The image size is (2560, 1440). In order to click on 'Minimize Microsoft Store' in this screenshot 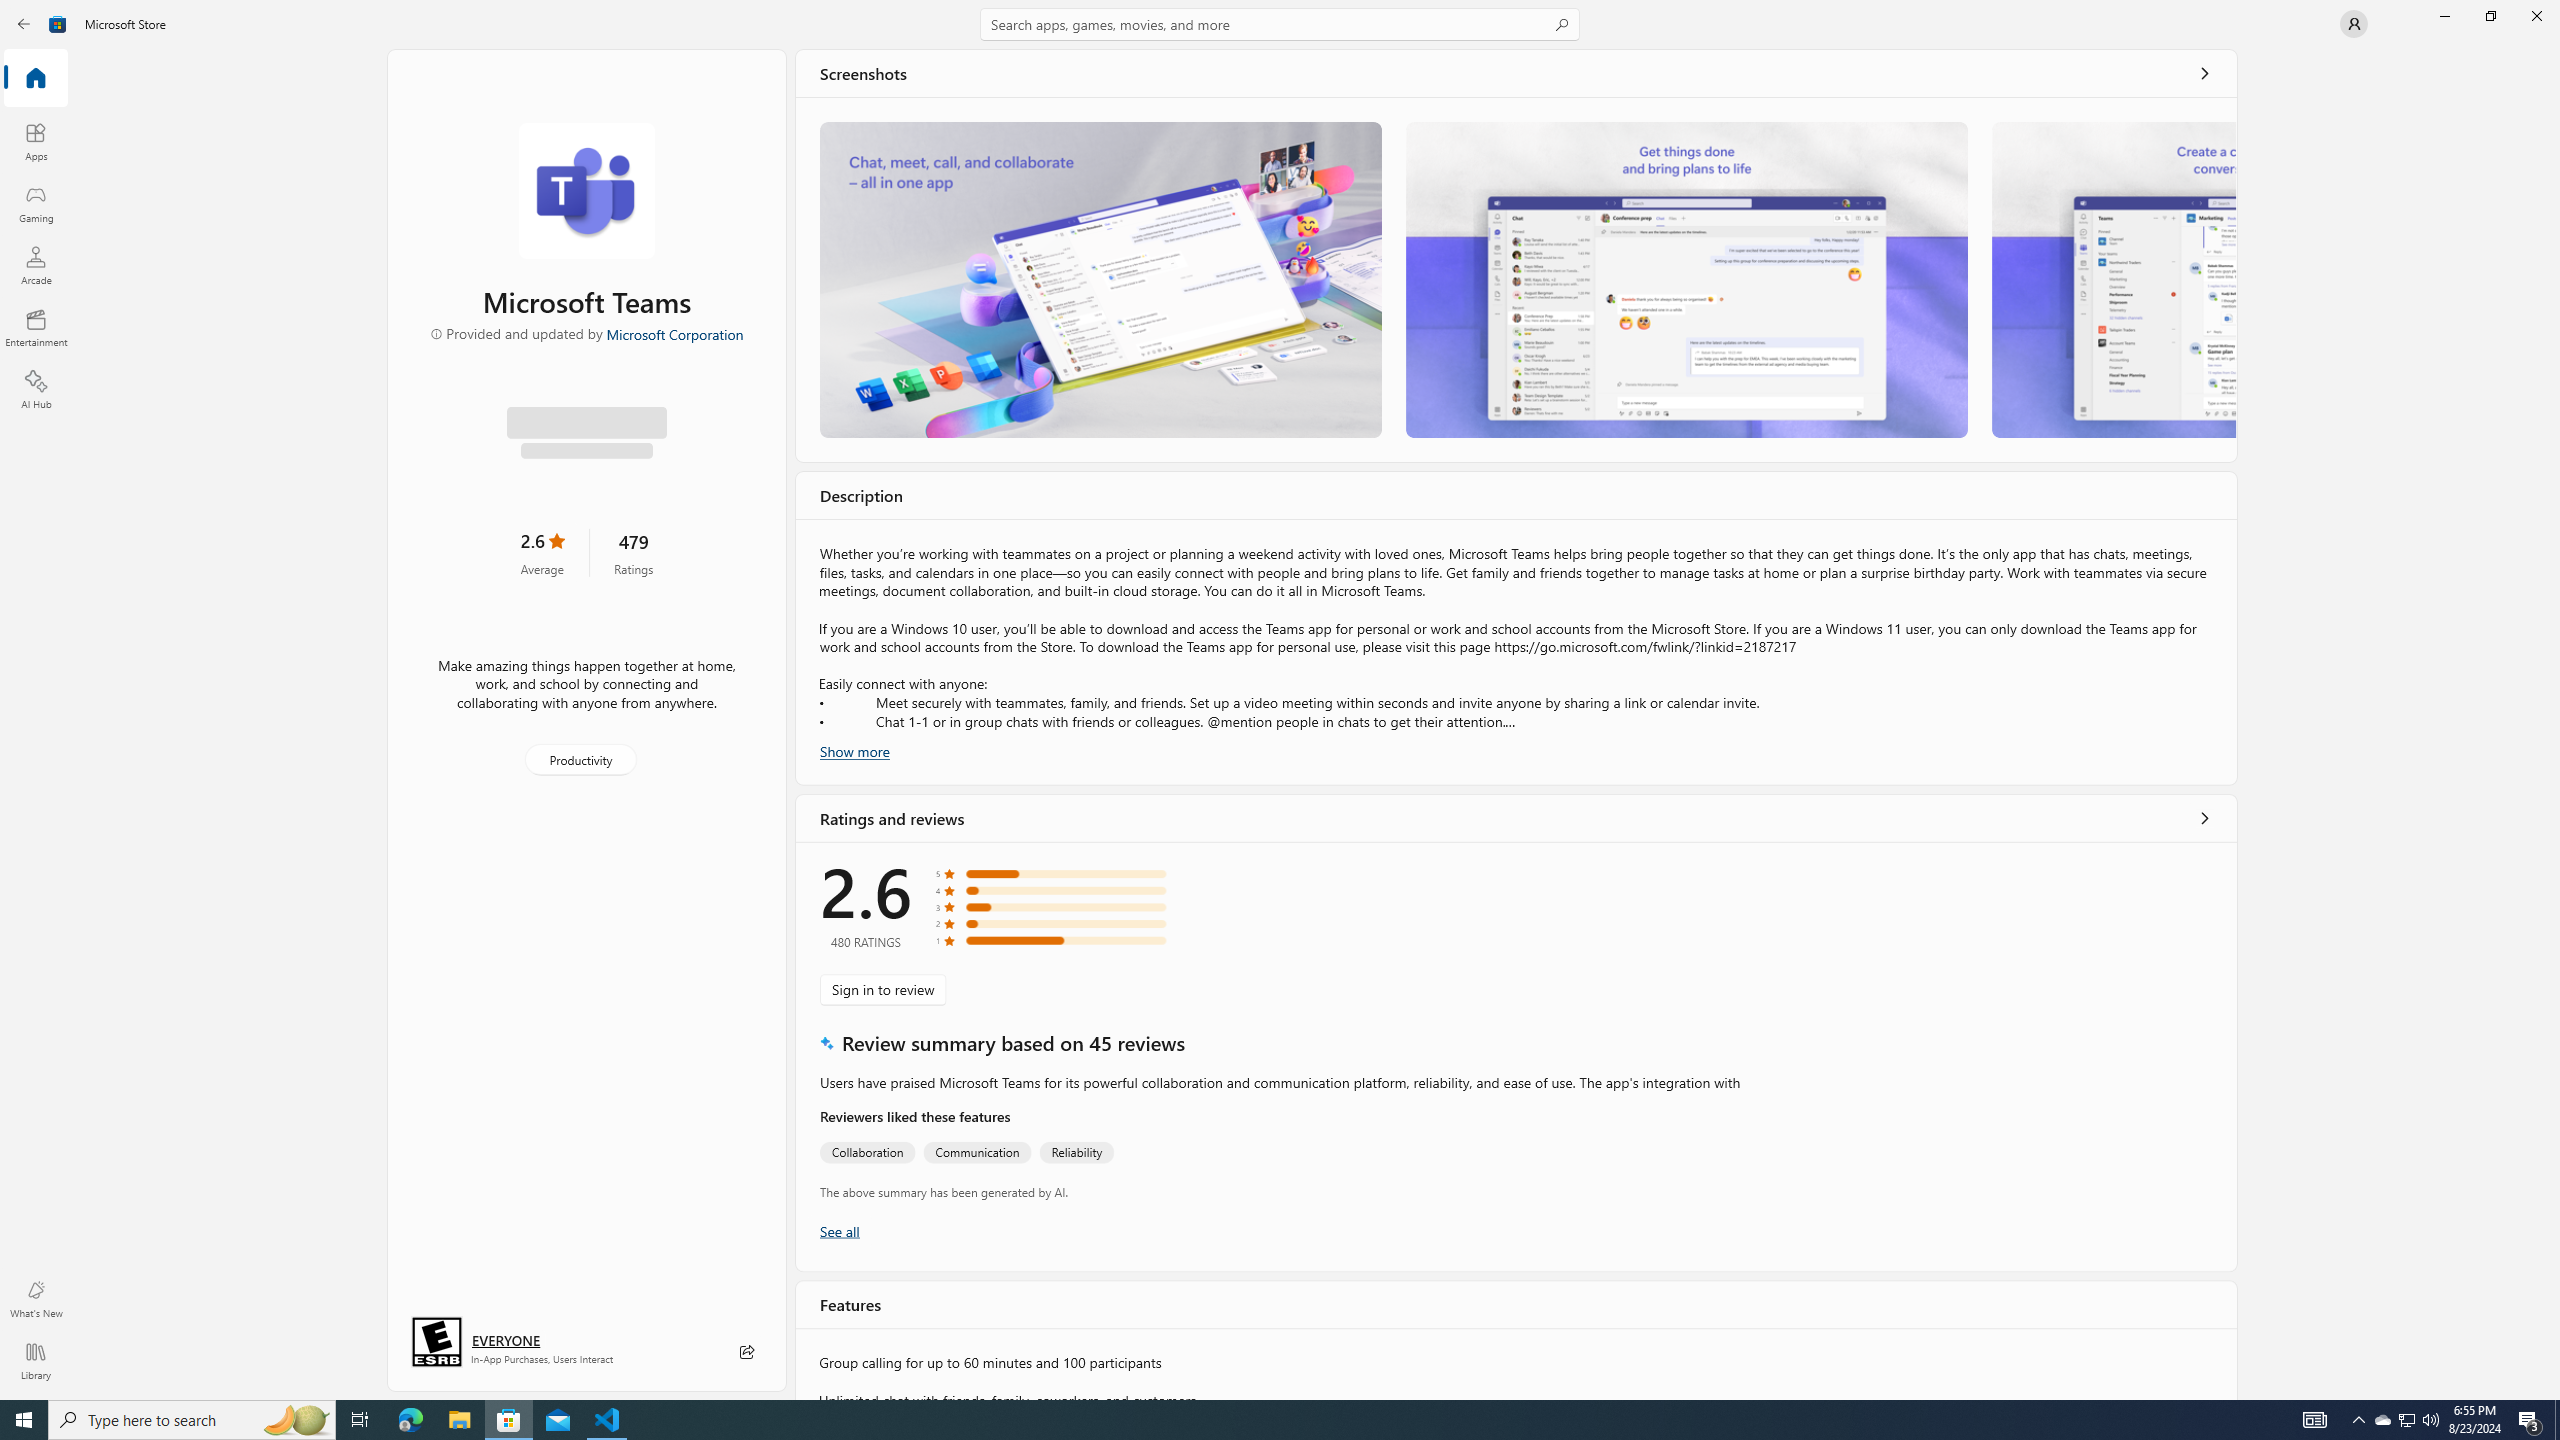, I will do `click(2443, 15)`.